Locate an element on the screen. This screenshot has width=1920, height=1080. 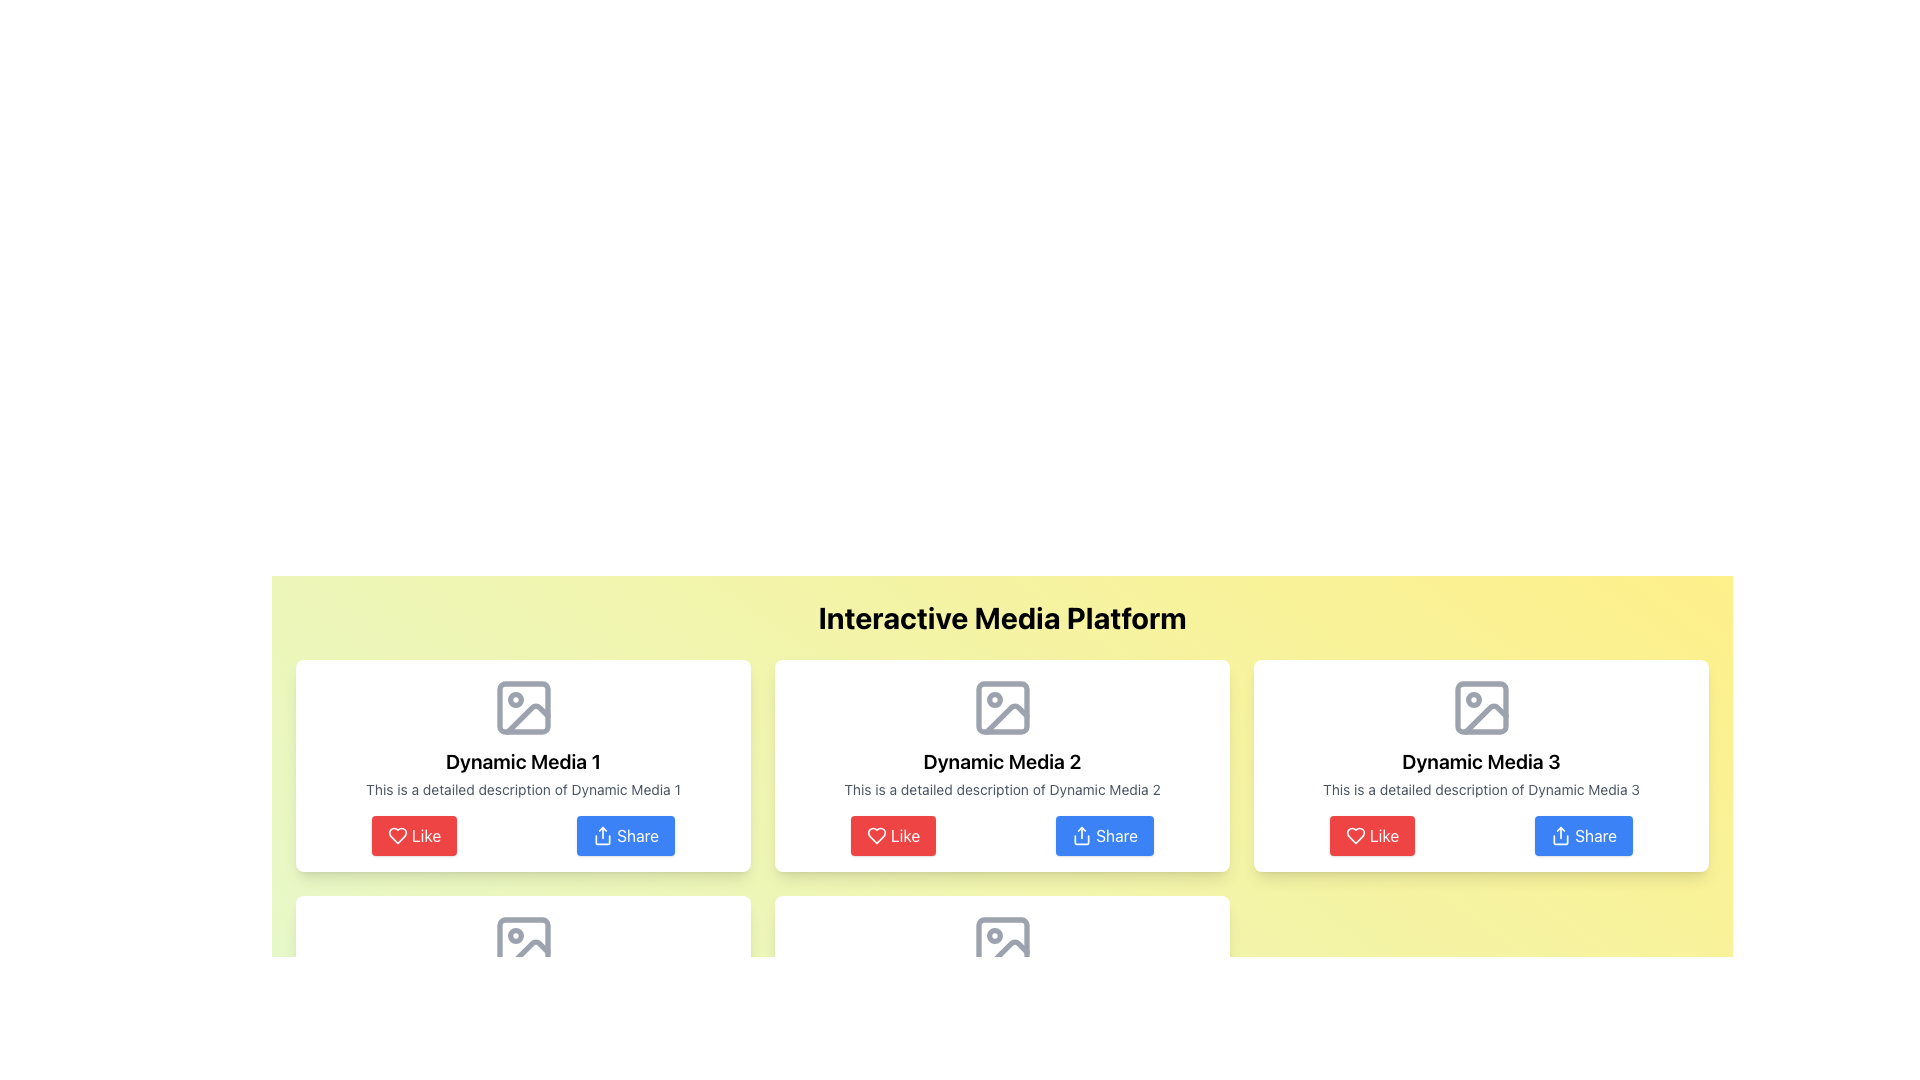
the heart icon graphic within the red 'Like' button located below the 'Dynamic Media 1' card to like or favorite the associated content is located at coordinates (398, 836).